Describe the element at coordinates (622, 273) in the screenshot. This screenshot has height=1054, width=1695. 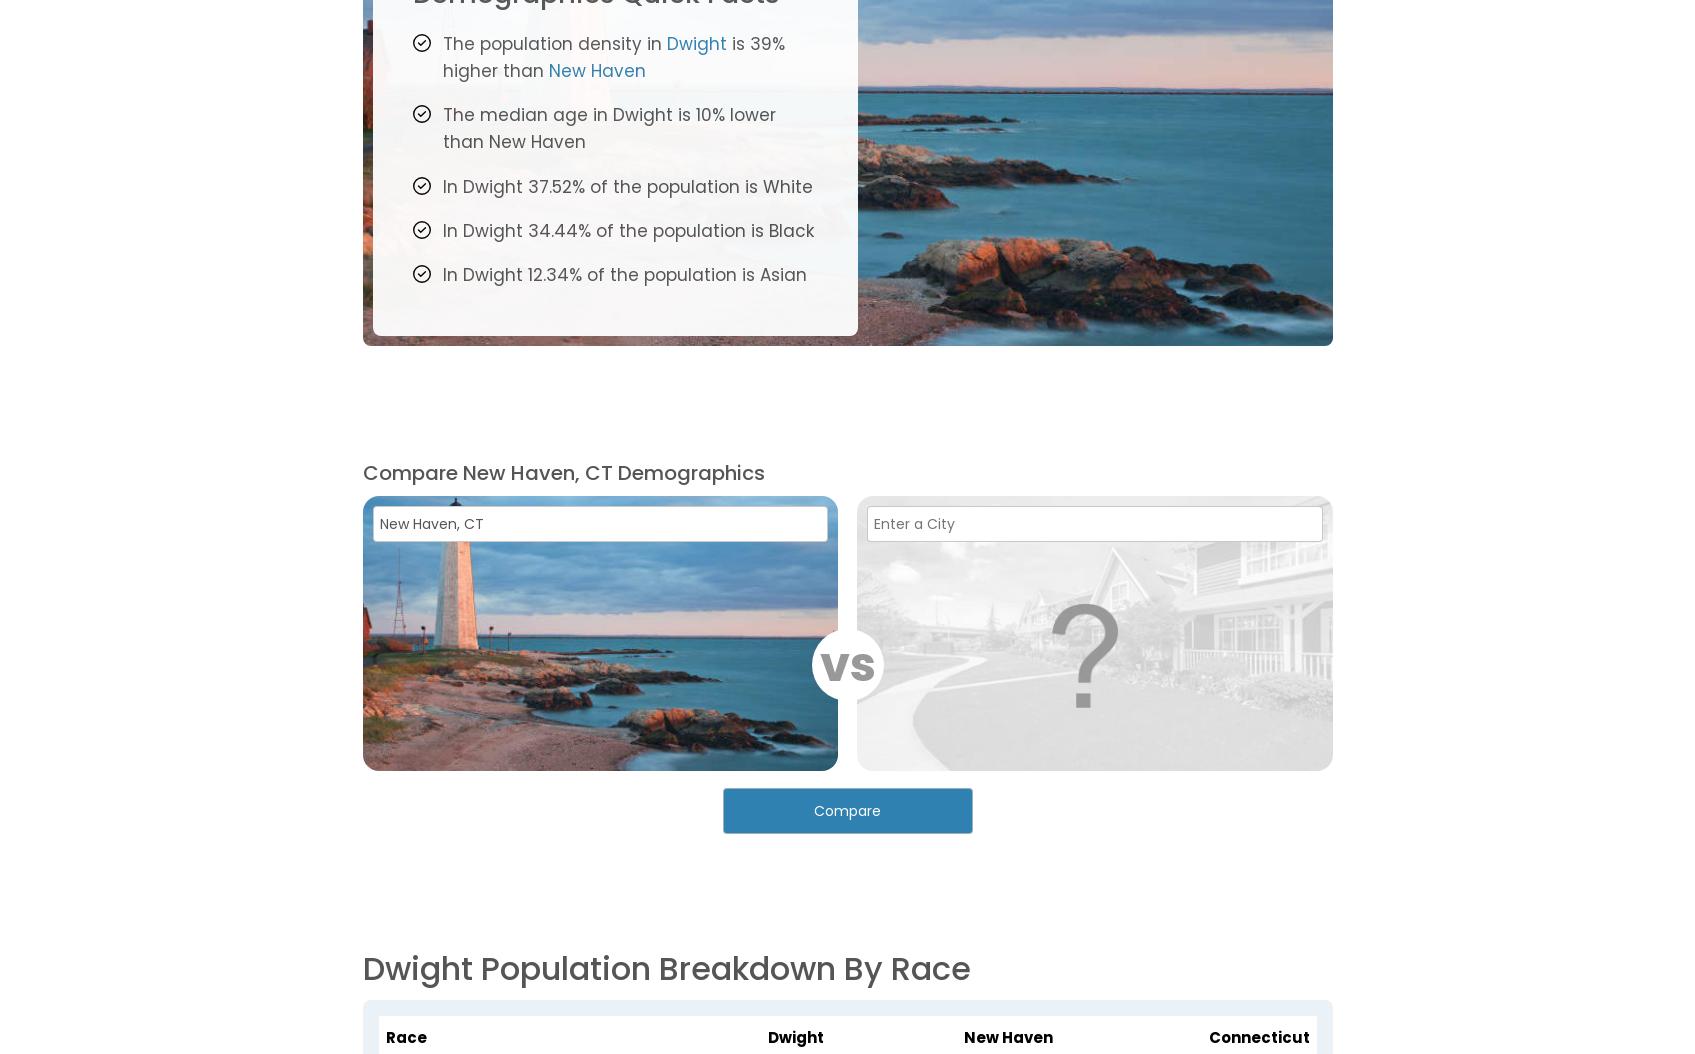
I see `'In Dwight 12.34% of the population is Asian'` at that location.